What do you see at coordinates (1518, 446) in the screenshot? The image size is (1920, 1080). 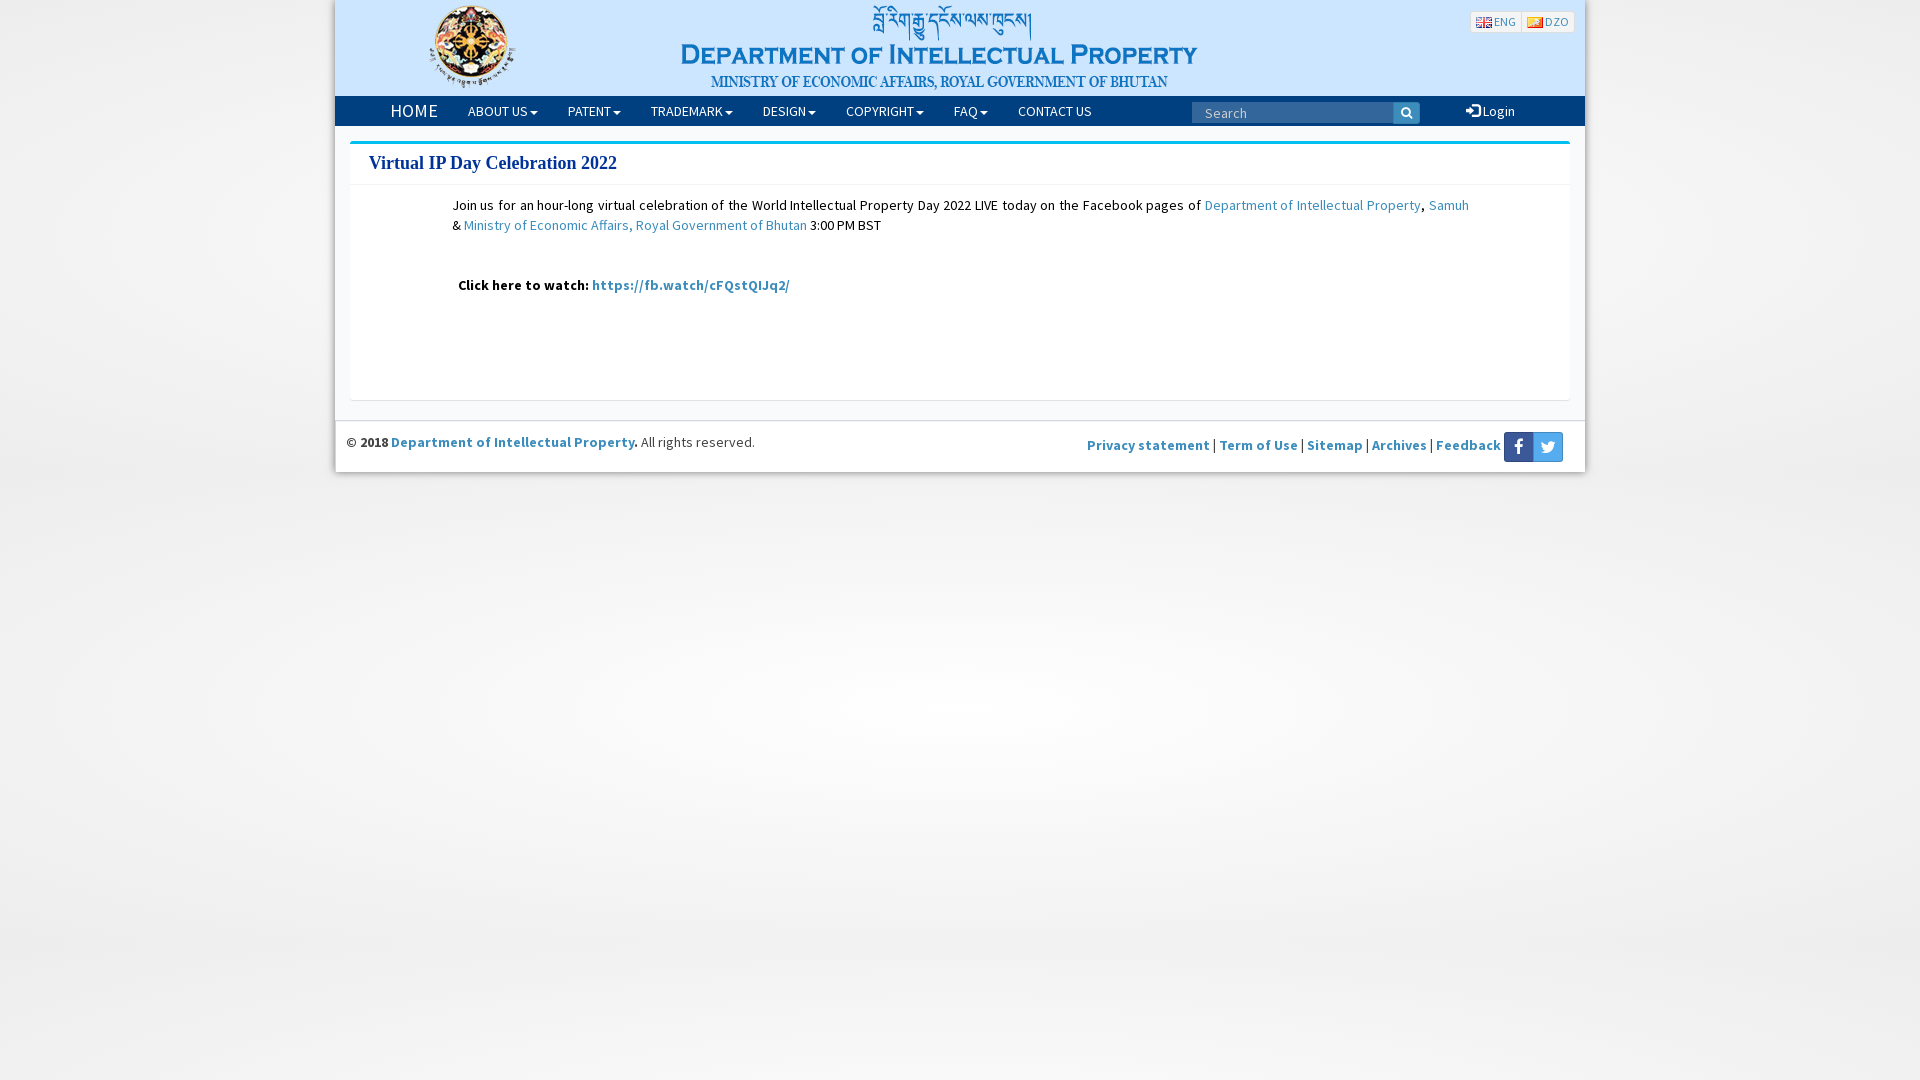 I see `'facebook'` at bounding box center [1518, 446].